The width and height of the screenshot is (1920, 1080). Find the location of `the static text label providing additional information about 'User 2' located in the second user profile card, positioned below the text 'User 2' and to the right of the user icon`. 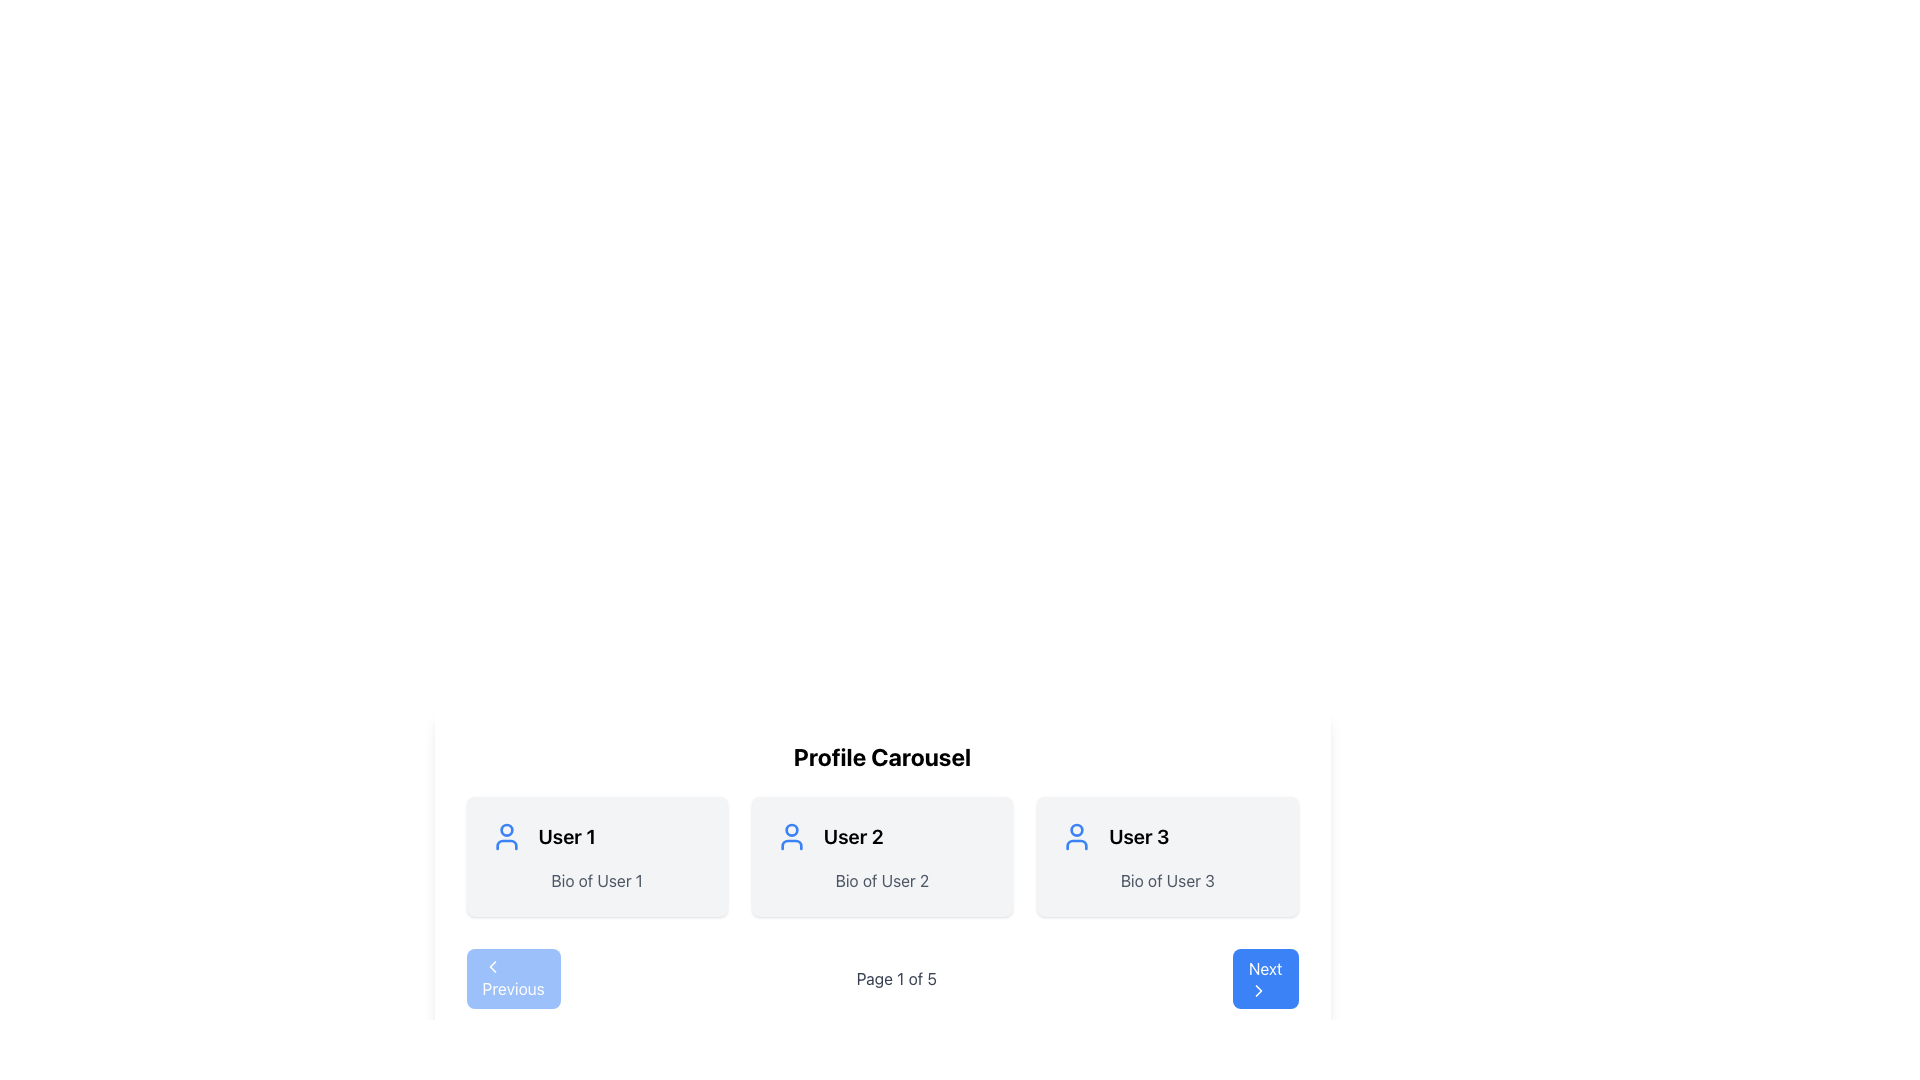

the static text label providing additional information about 'User 2' located in the second user profile card, positioned below the text 'User 2' and to the right of the user icon is located at coordinates (881, 879).